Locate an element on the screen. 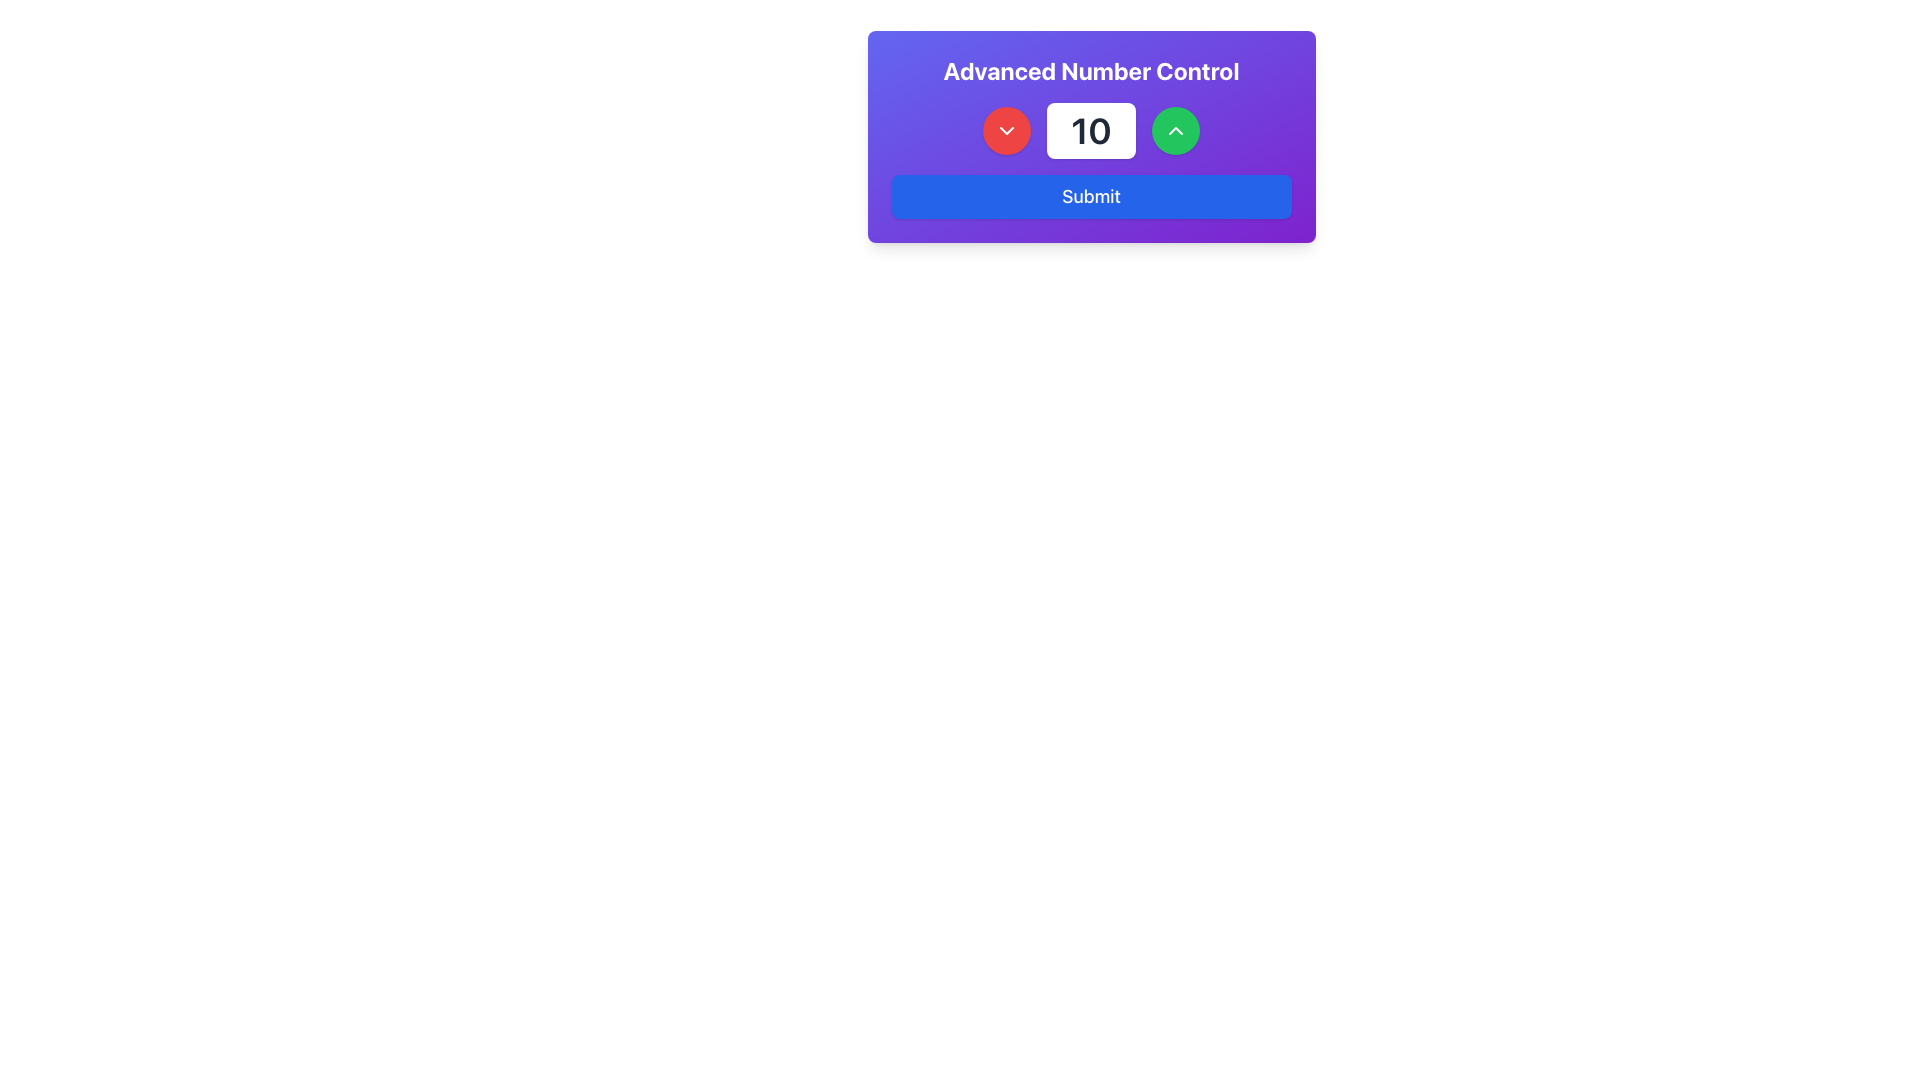  the small upward-pointing chevron icon with a green background circle and black outline, located within the interactive control panel on the right side of the input field displaying the number is located at coordinates (1175, 131).